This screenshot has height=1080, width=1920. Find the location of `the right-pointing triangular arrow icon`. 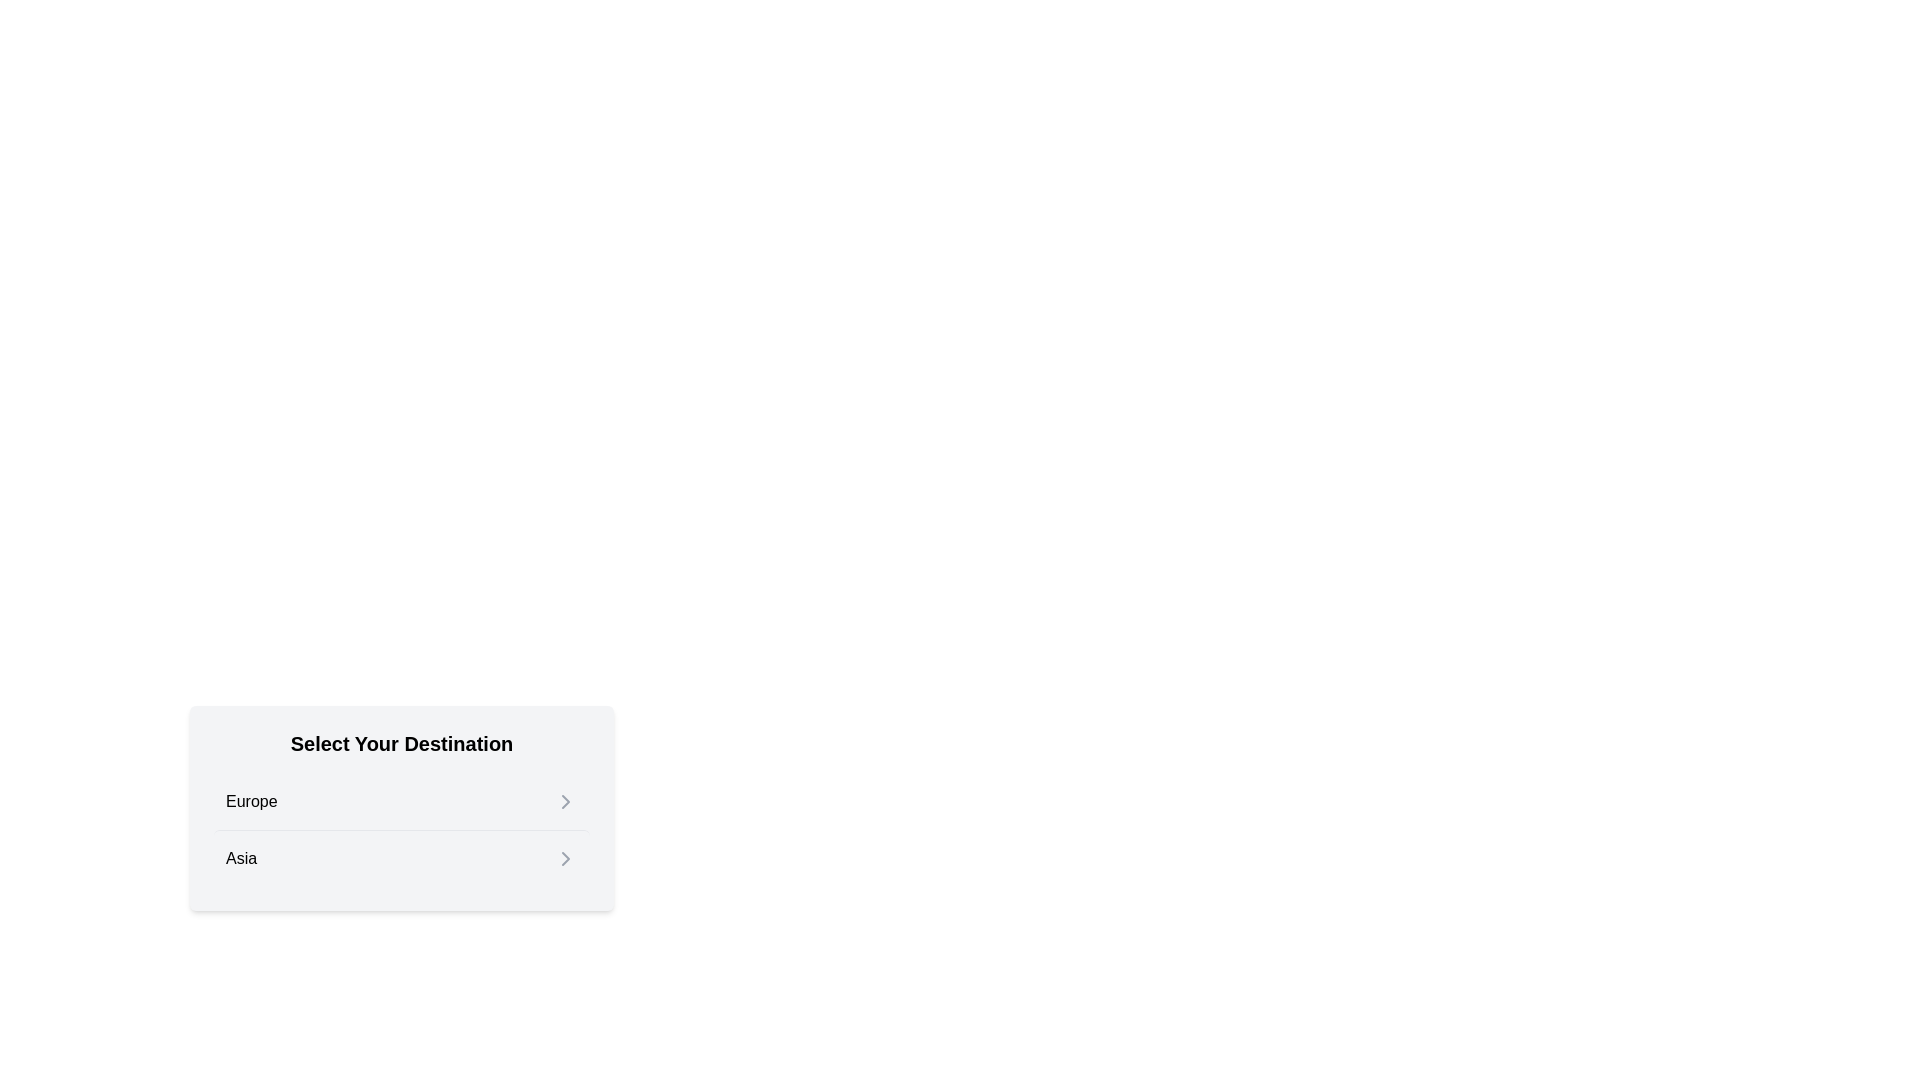

the right-pointing triangular arrow icon is located at coordinates (565, 801).